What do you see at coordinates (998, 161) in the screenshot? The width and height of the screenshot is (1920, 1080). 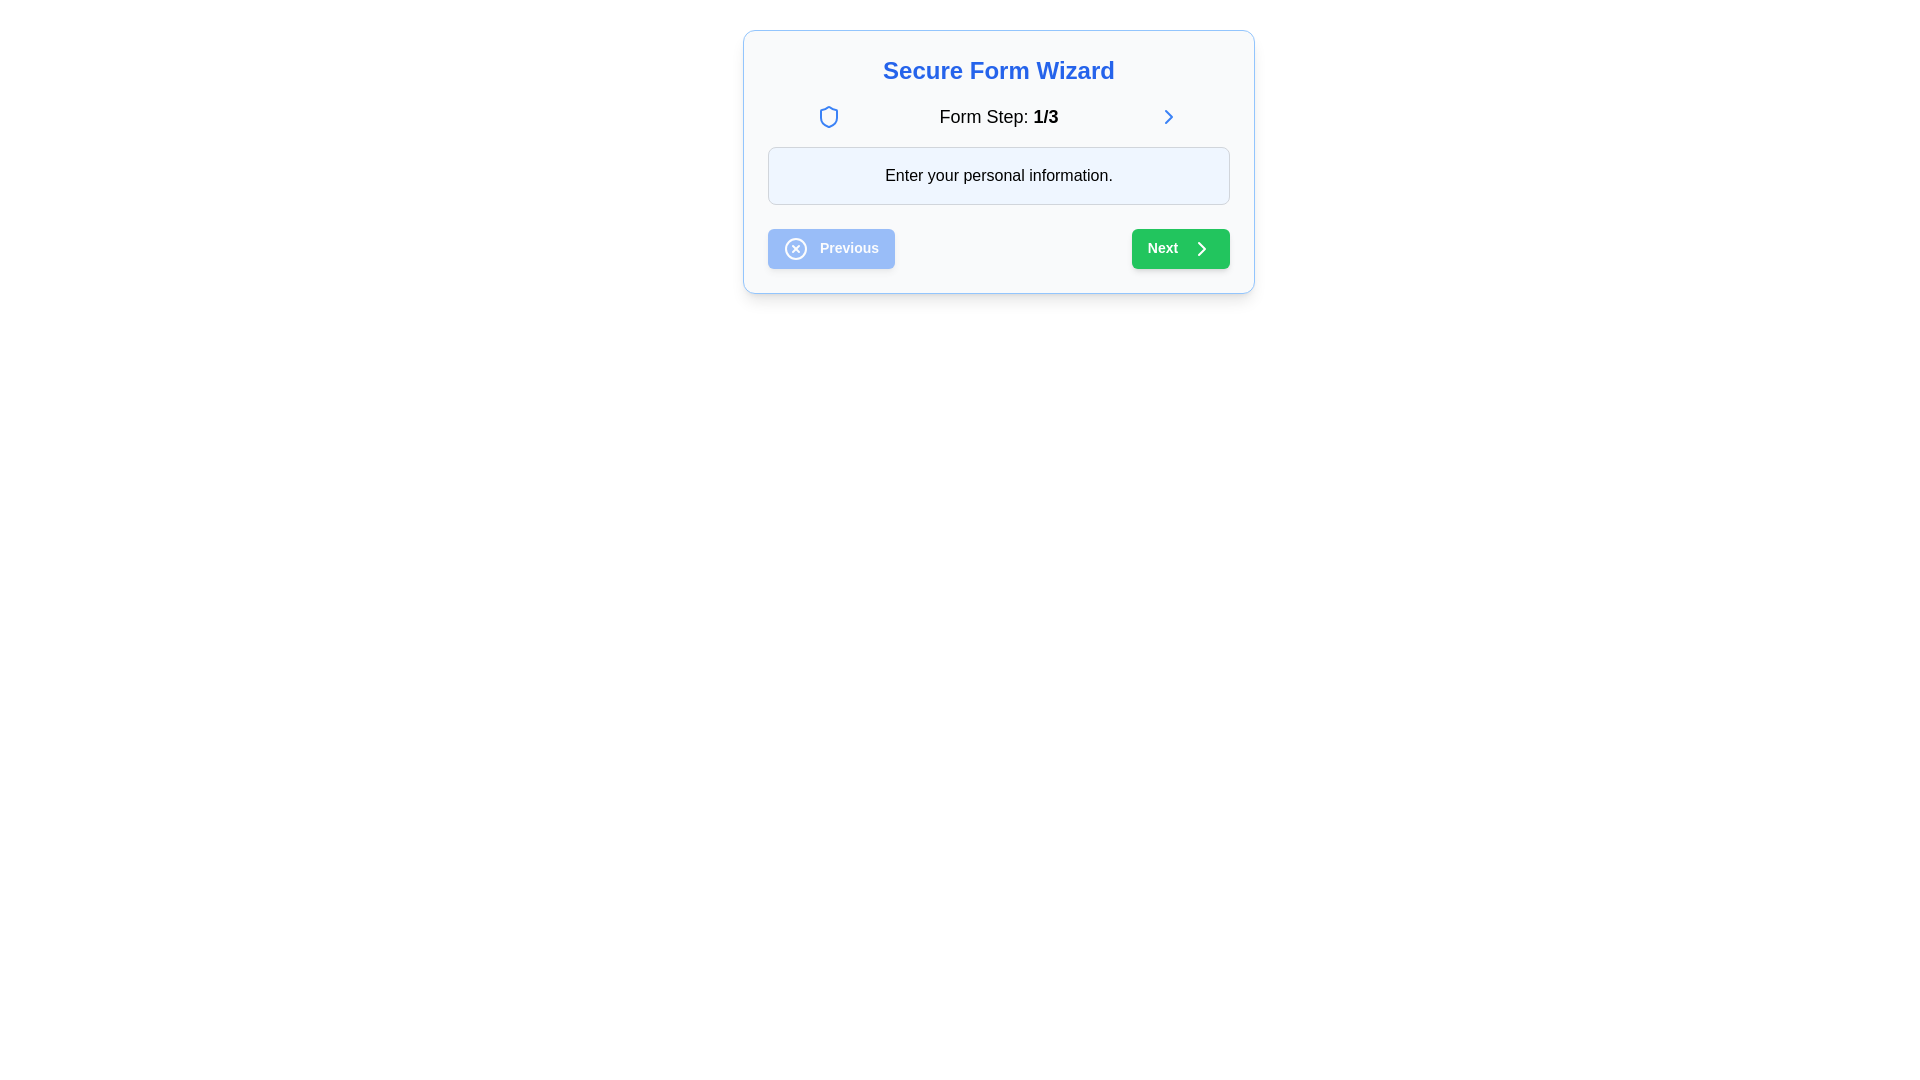 I see `the Instructional Text Box that contains the prompt 'Enter your personal information.' which has a light blue background and is centrally located in the form wizard interface` at bounding box center [998, 161].